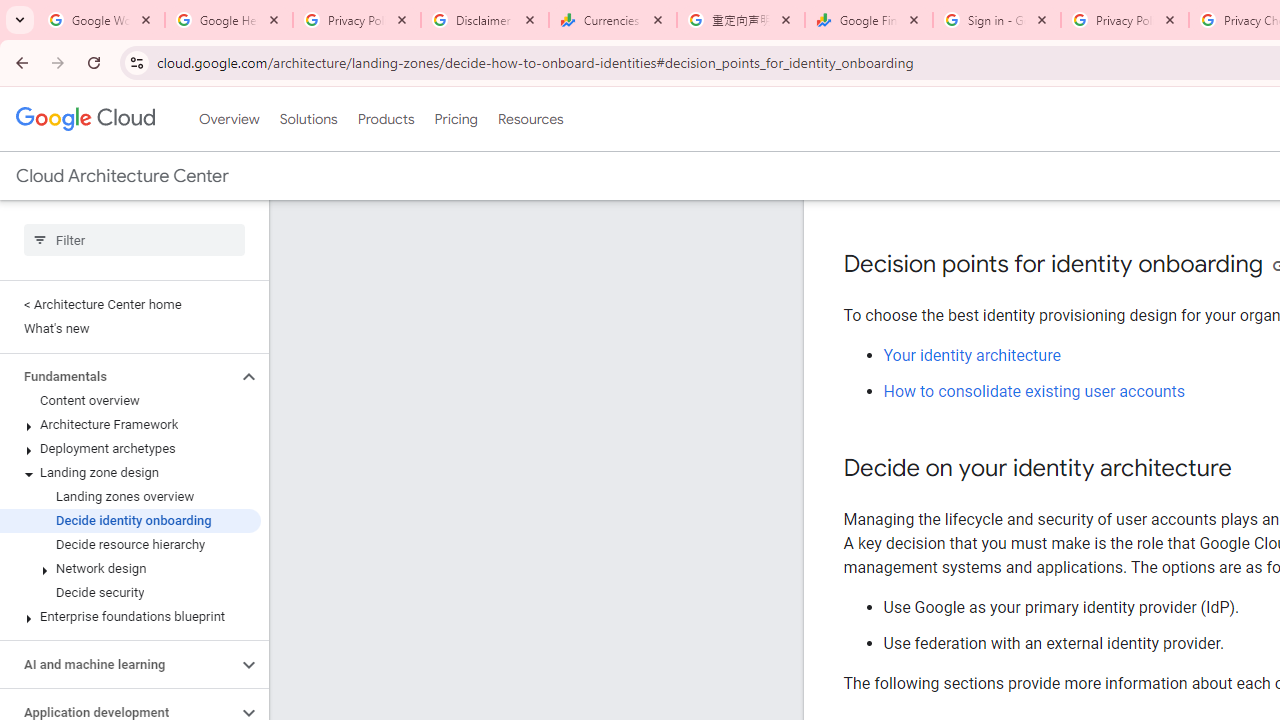  Describe the element at coordinates (129, 569) in the screenshot. I see `'Network design'` at that location.